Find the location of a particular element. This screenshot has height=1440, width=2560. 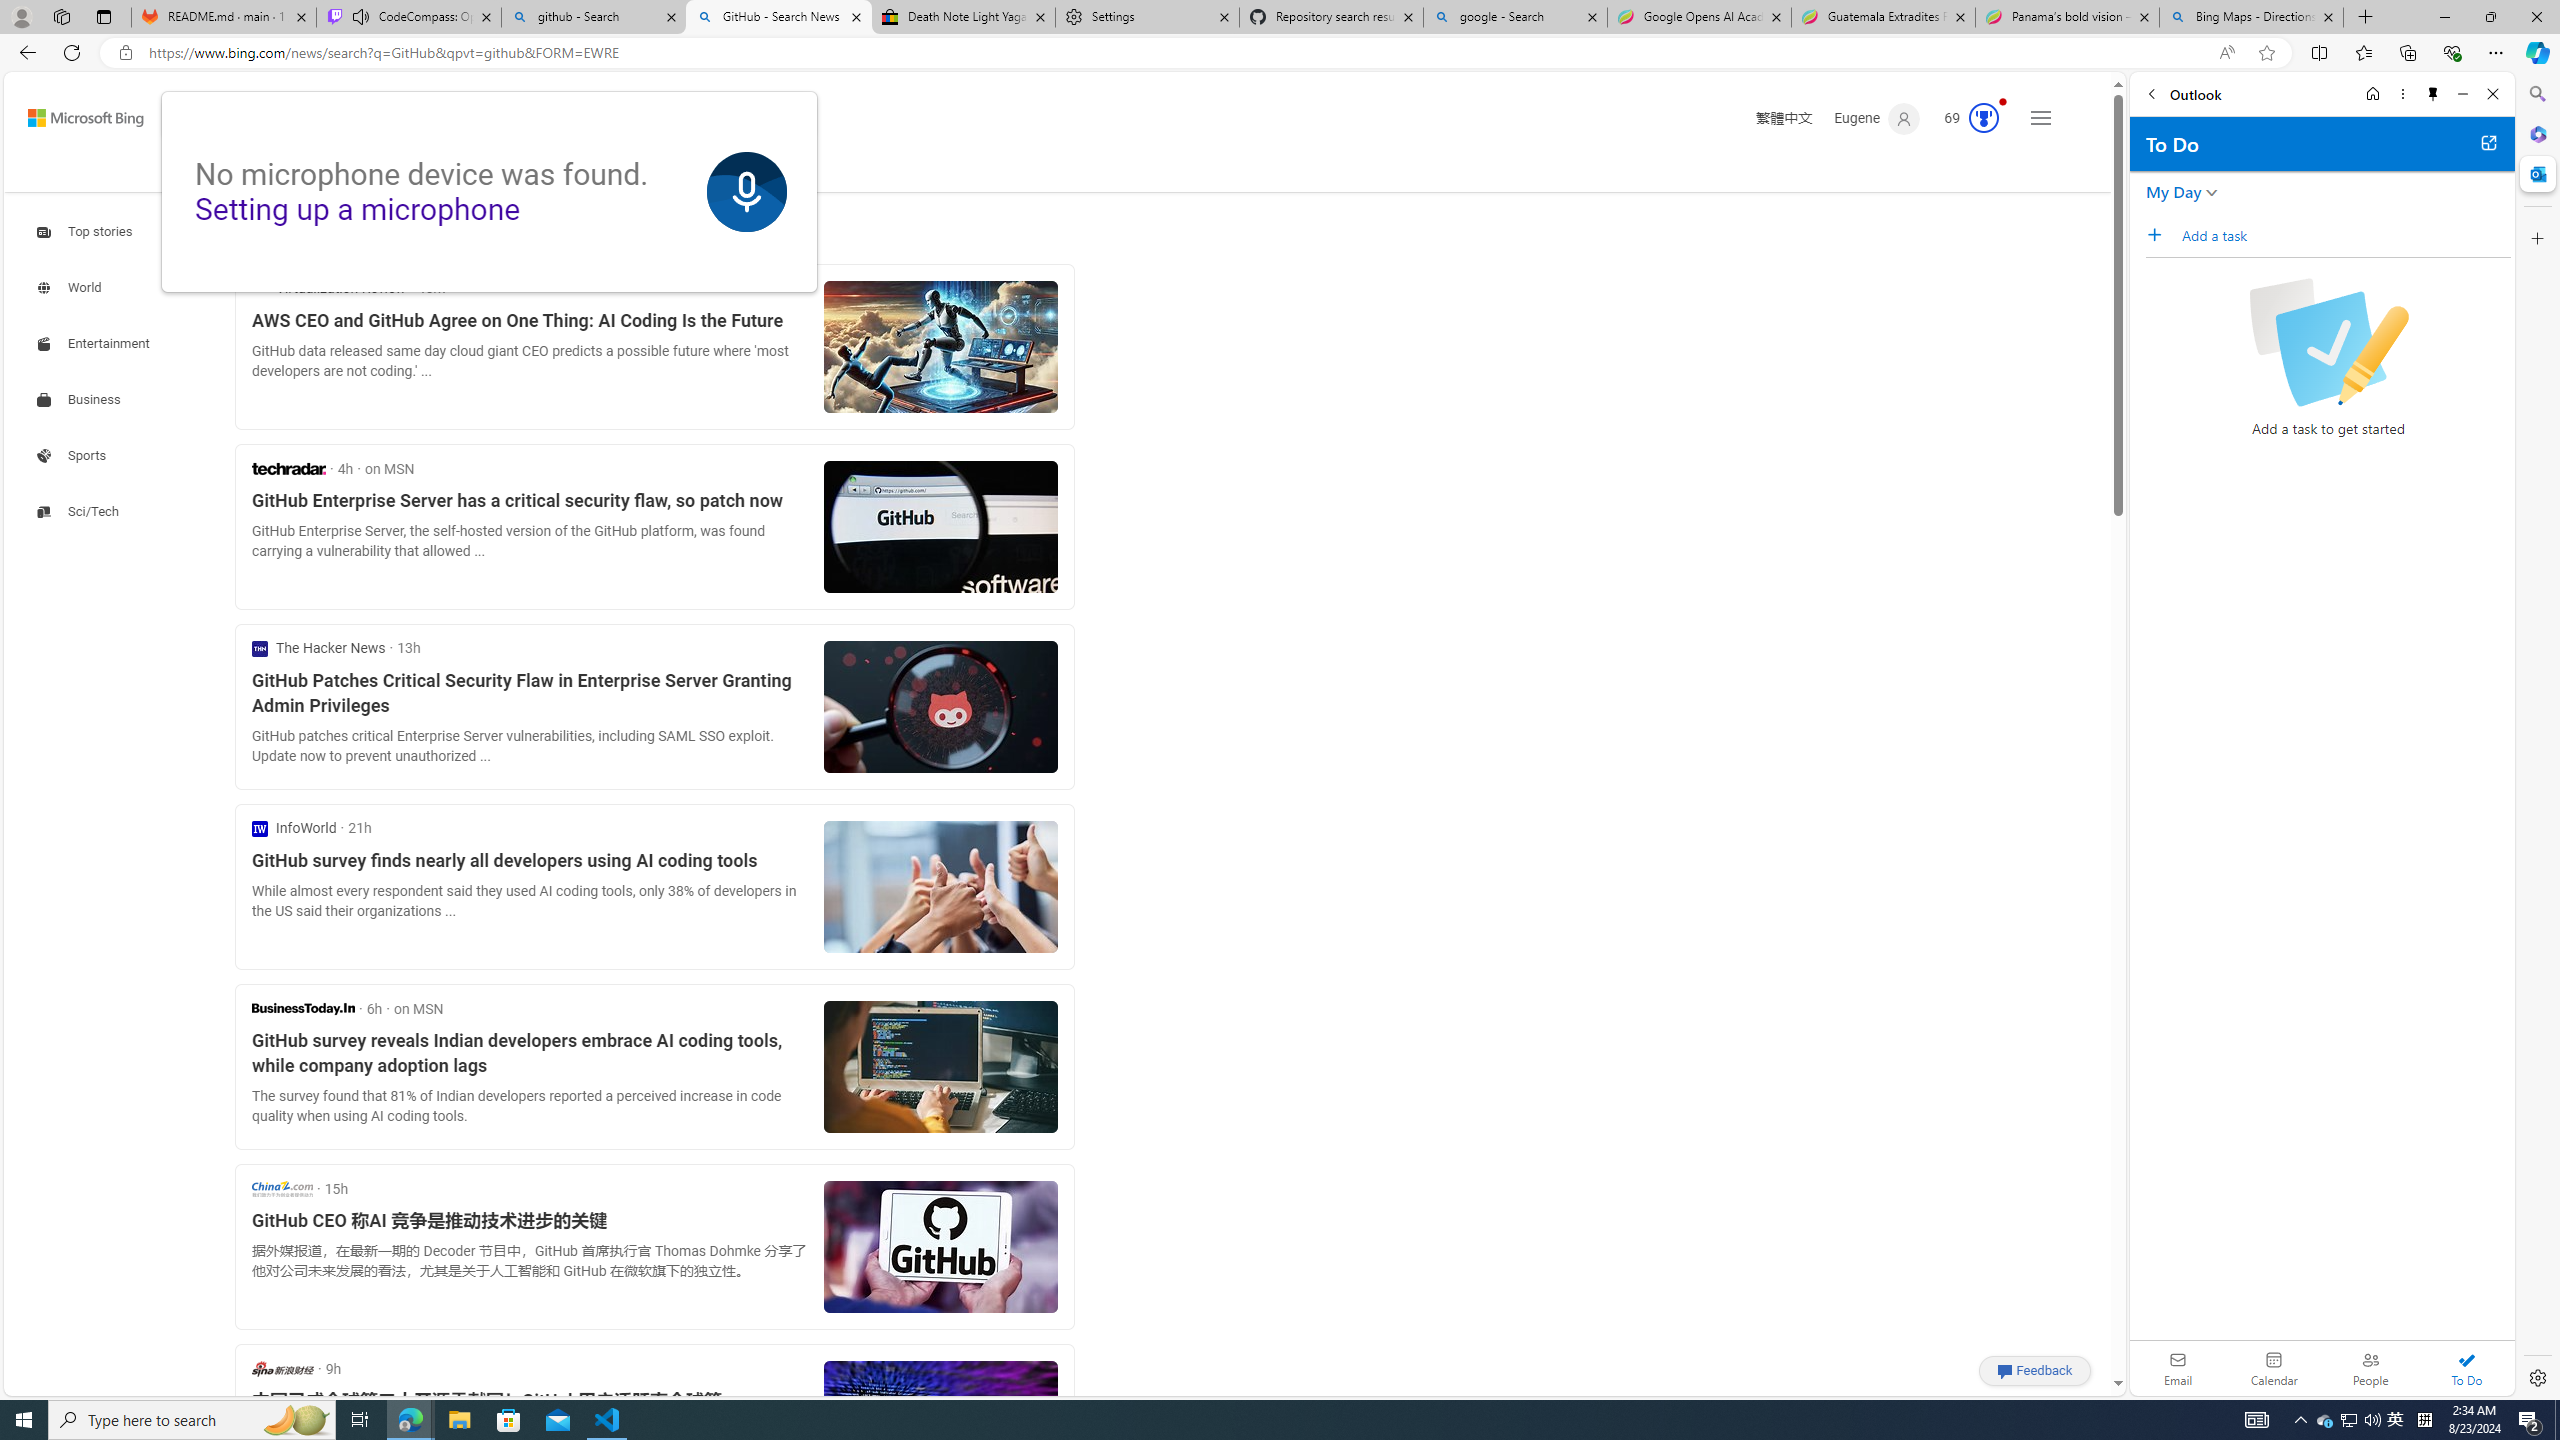

'Search news about Sports' is located at coordinates (73, 455).